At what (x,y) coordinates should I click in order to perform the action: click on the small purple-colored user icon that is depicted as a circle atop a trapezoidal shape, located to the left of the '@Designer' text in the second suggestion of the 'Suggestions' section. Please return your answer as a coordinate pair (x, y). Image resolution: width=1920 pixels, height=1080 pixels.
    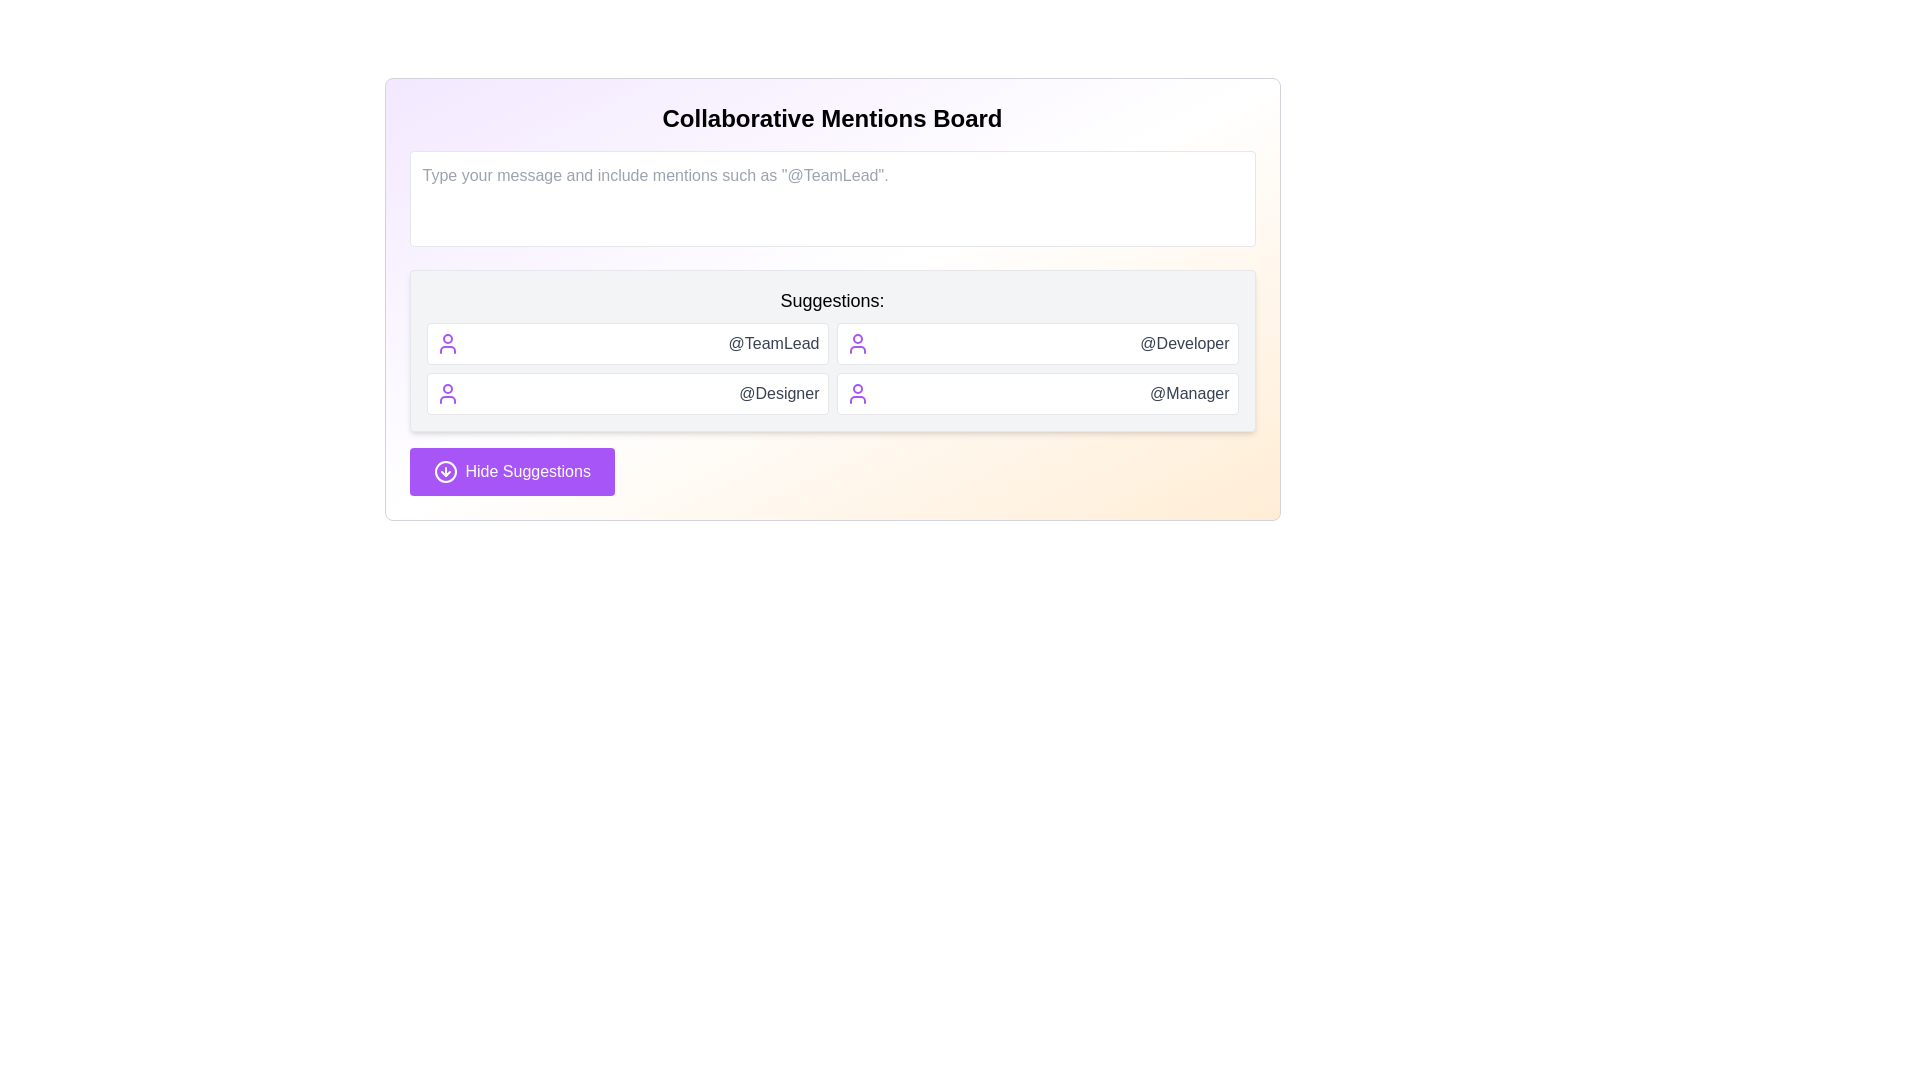
    Looking at the image, I should click on (446, 393).